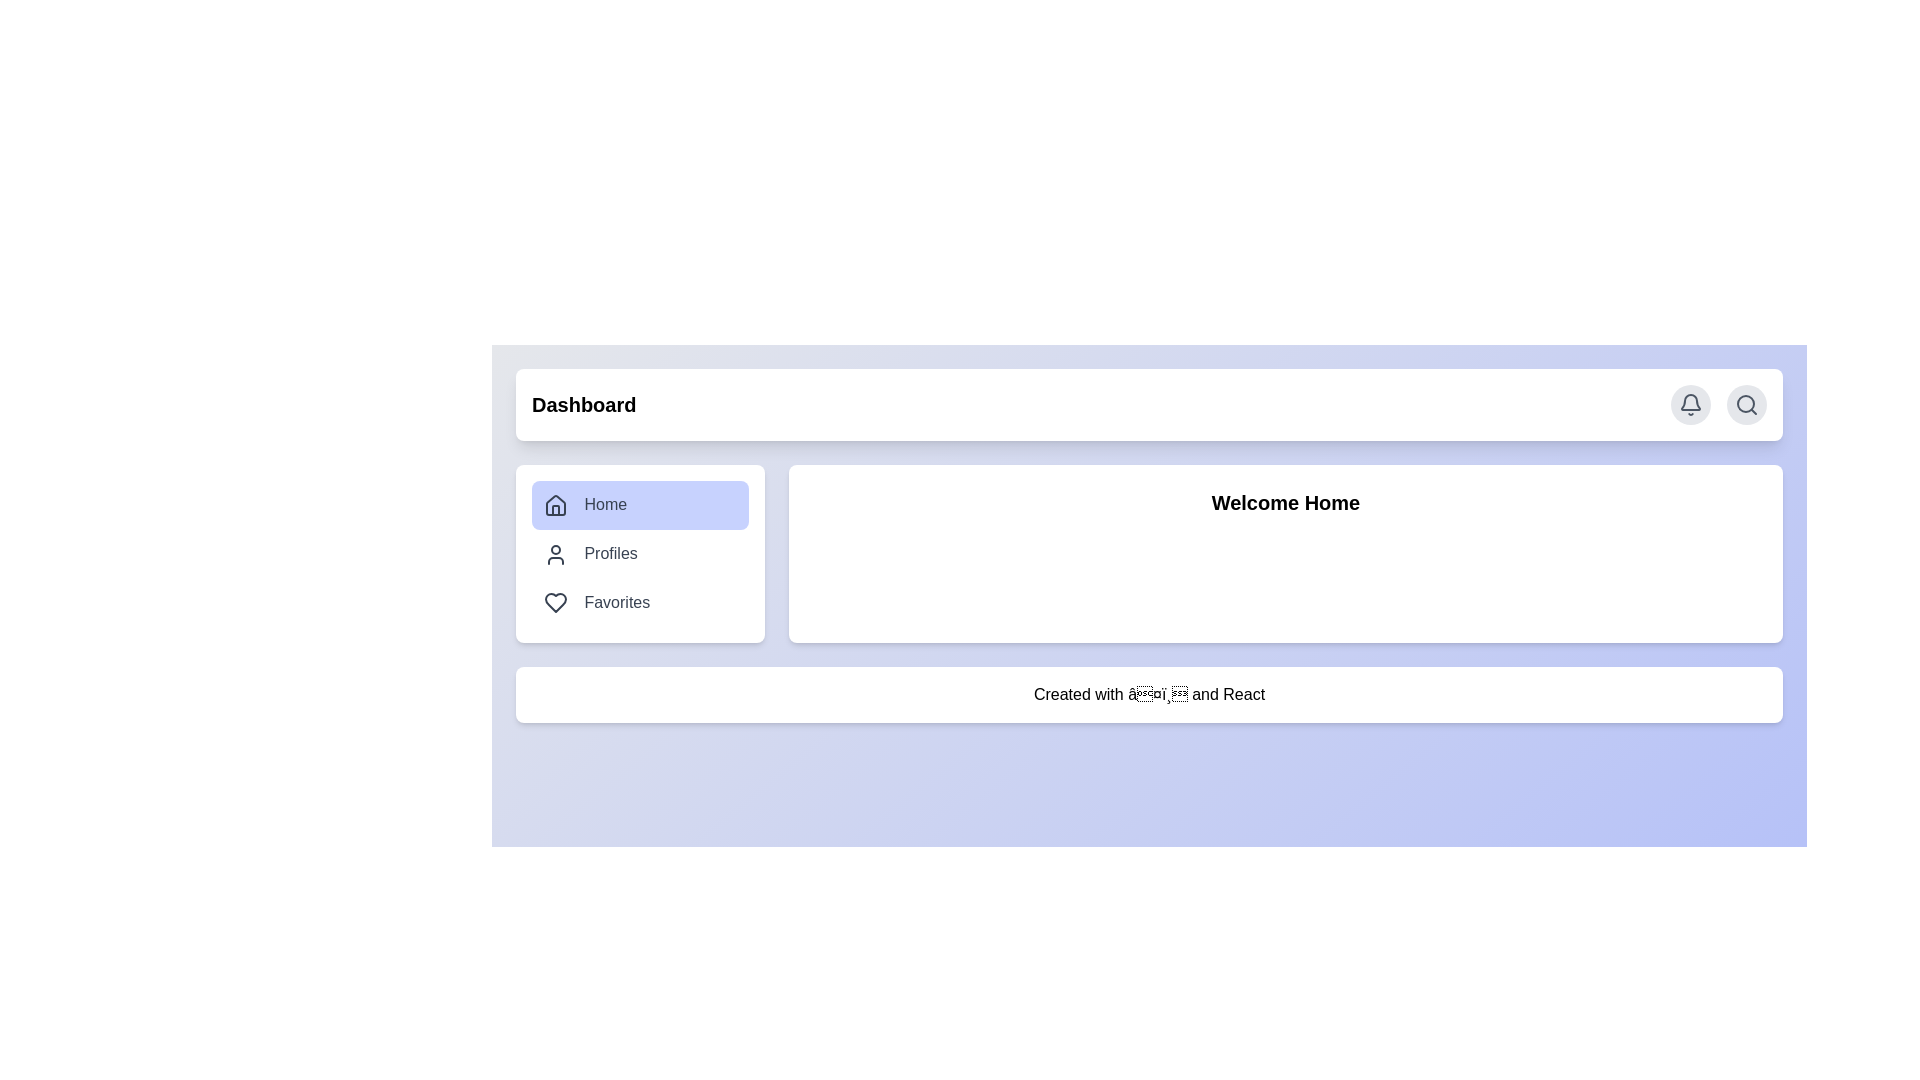 The height and width of the screenshot is (1080, 1920). What do you see at coordinates (1745, 404) in the screenshot?
I see `the central circular component of the magnifying glass icon located in the top-right corner of the interface` at bounding box center [1745, 404].